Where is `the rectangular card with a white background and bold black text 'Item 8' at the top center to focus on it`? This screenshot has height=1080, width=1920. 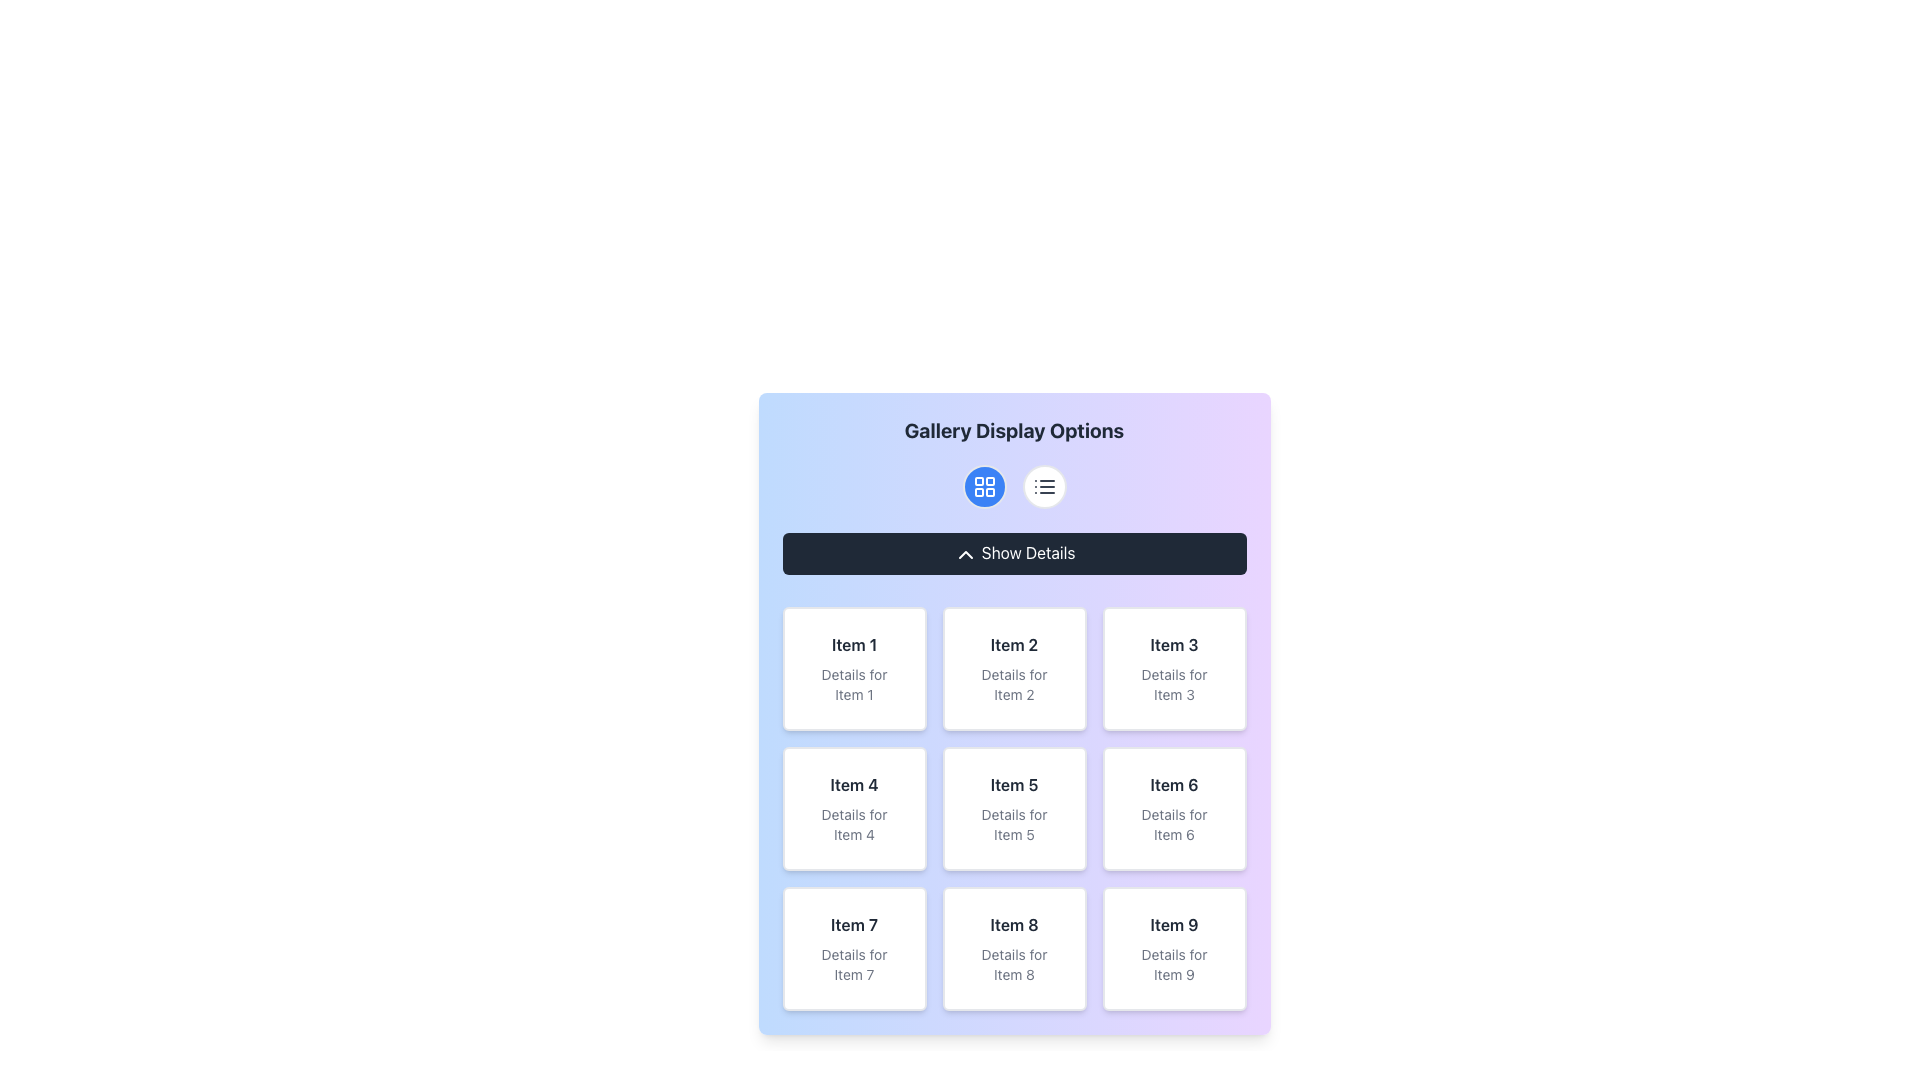
the rectangular card with a white background and bold black text 'Item 8' at the top center to focus on it is located at coordinates (1014, 947).